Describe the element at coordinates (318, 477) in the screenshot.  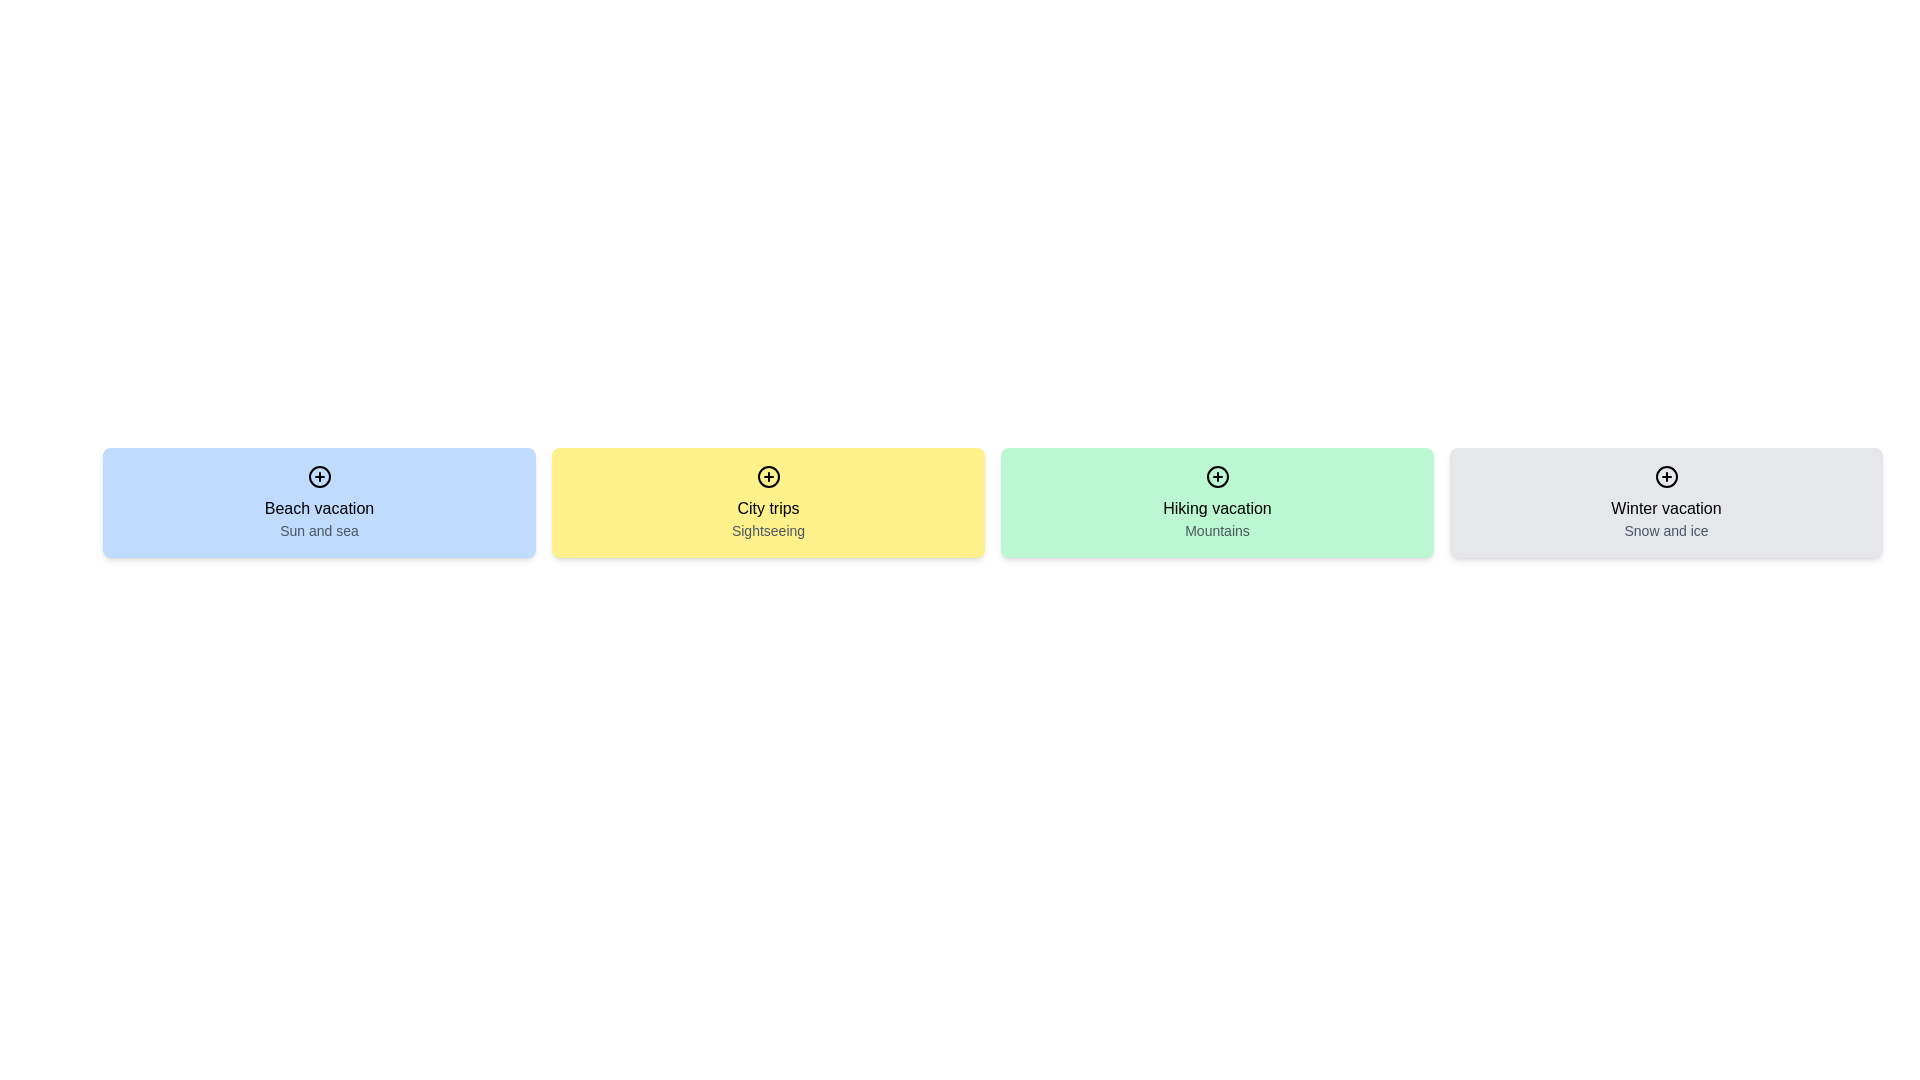
I see `the circular icon with a '+' sign located at the center of the blue card labeled 'Beach vacation'` at that location.